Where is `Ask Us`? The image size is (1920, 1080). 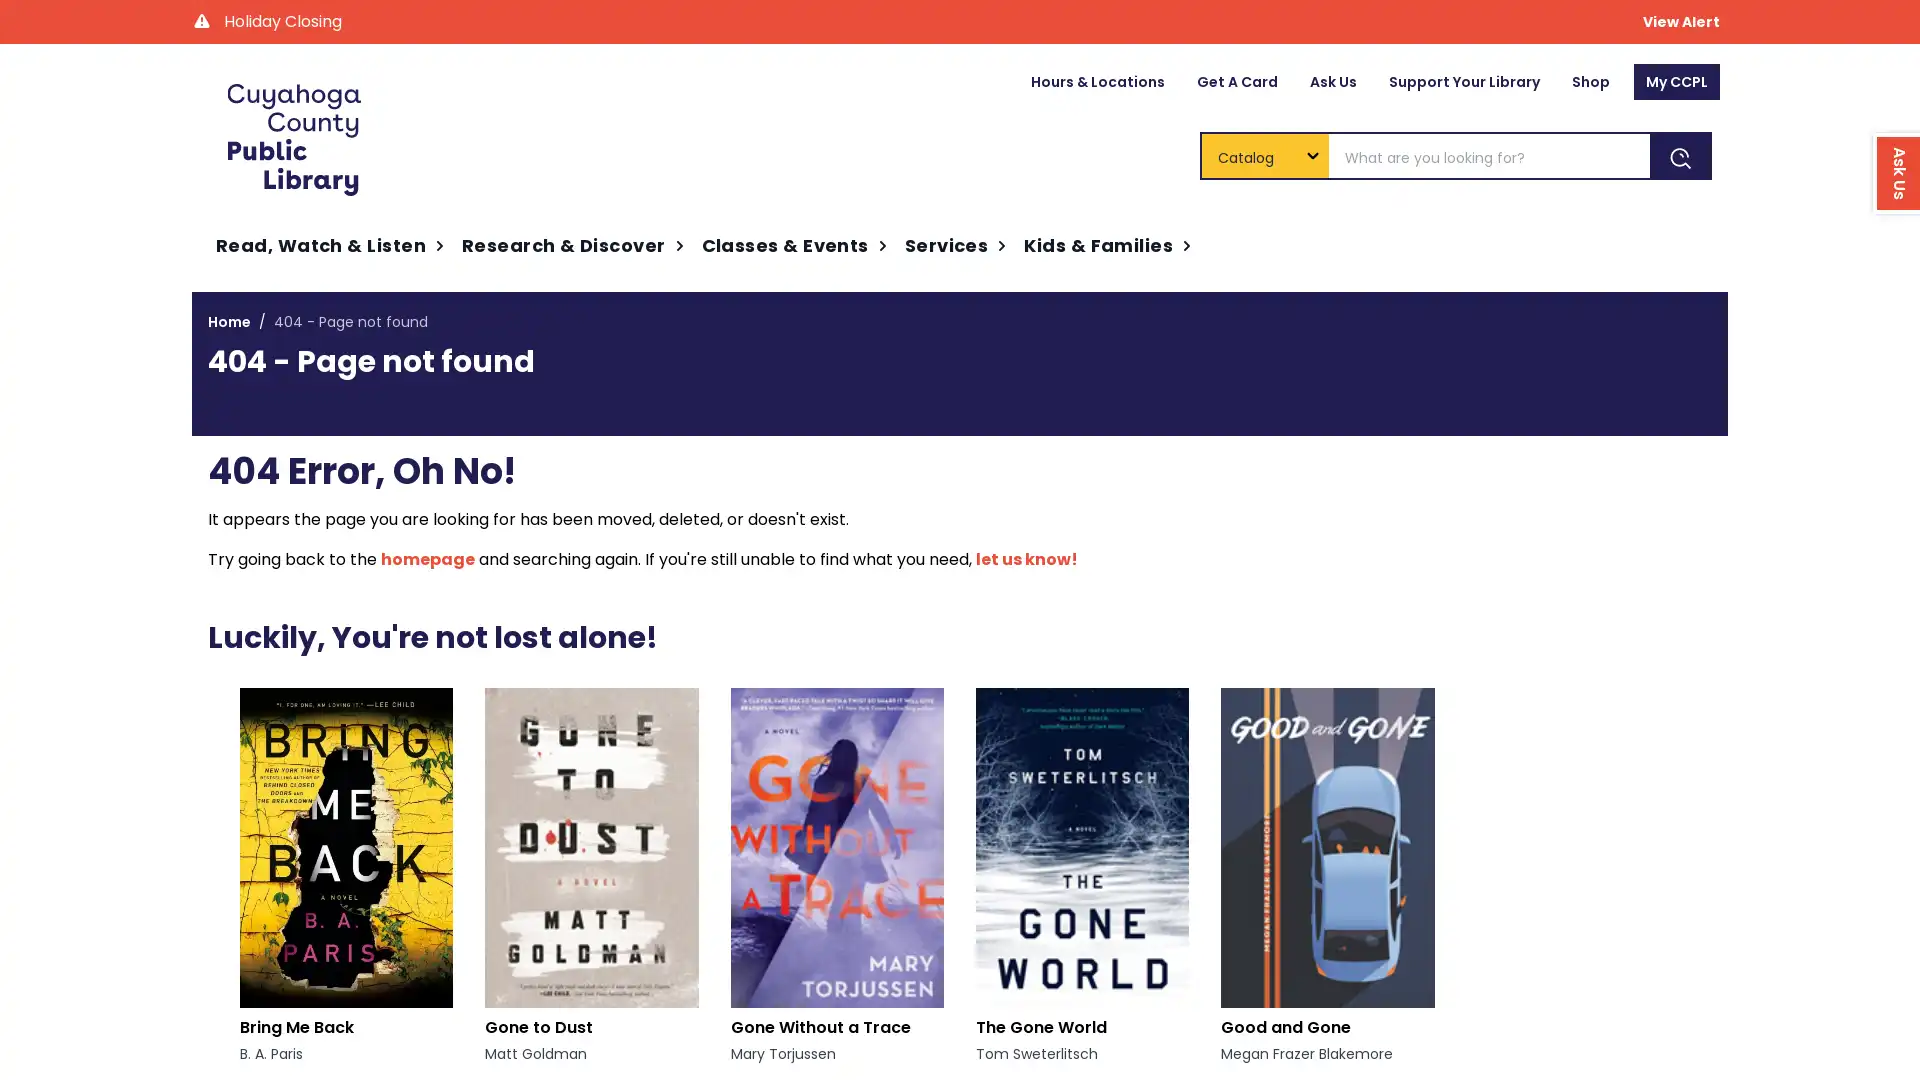
Ask Us is located at coordinates (1497, 181).